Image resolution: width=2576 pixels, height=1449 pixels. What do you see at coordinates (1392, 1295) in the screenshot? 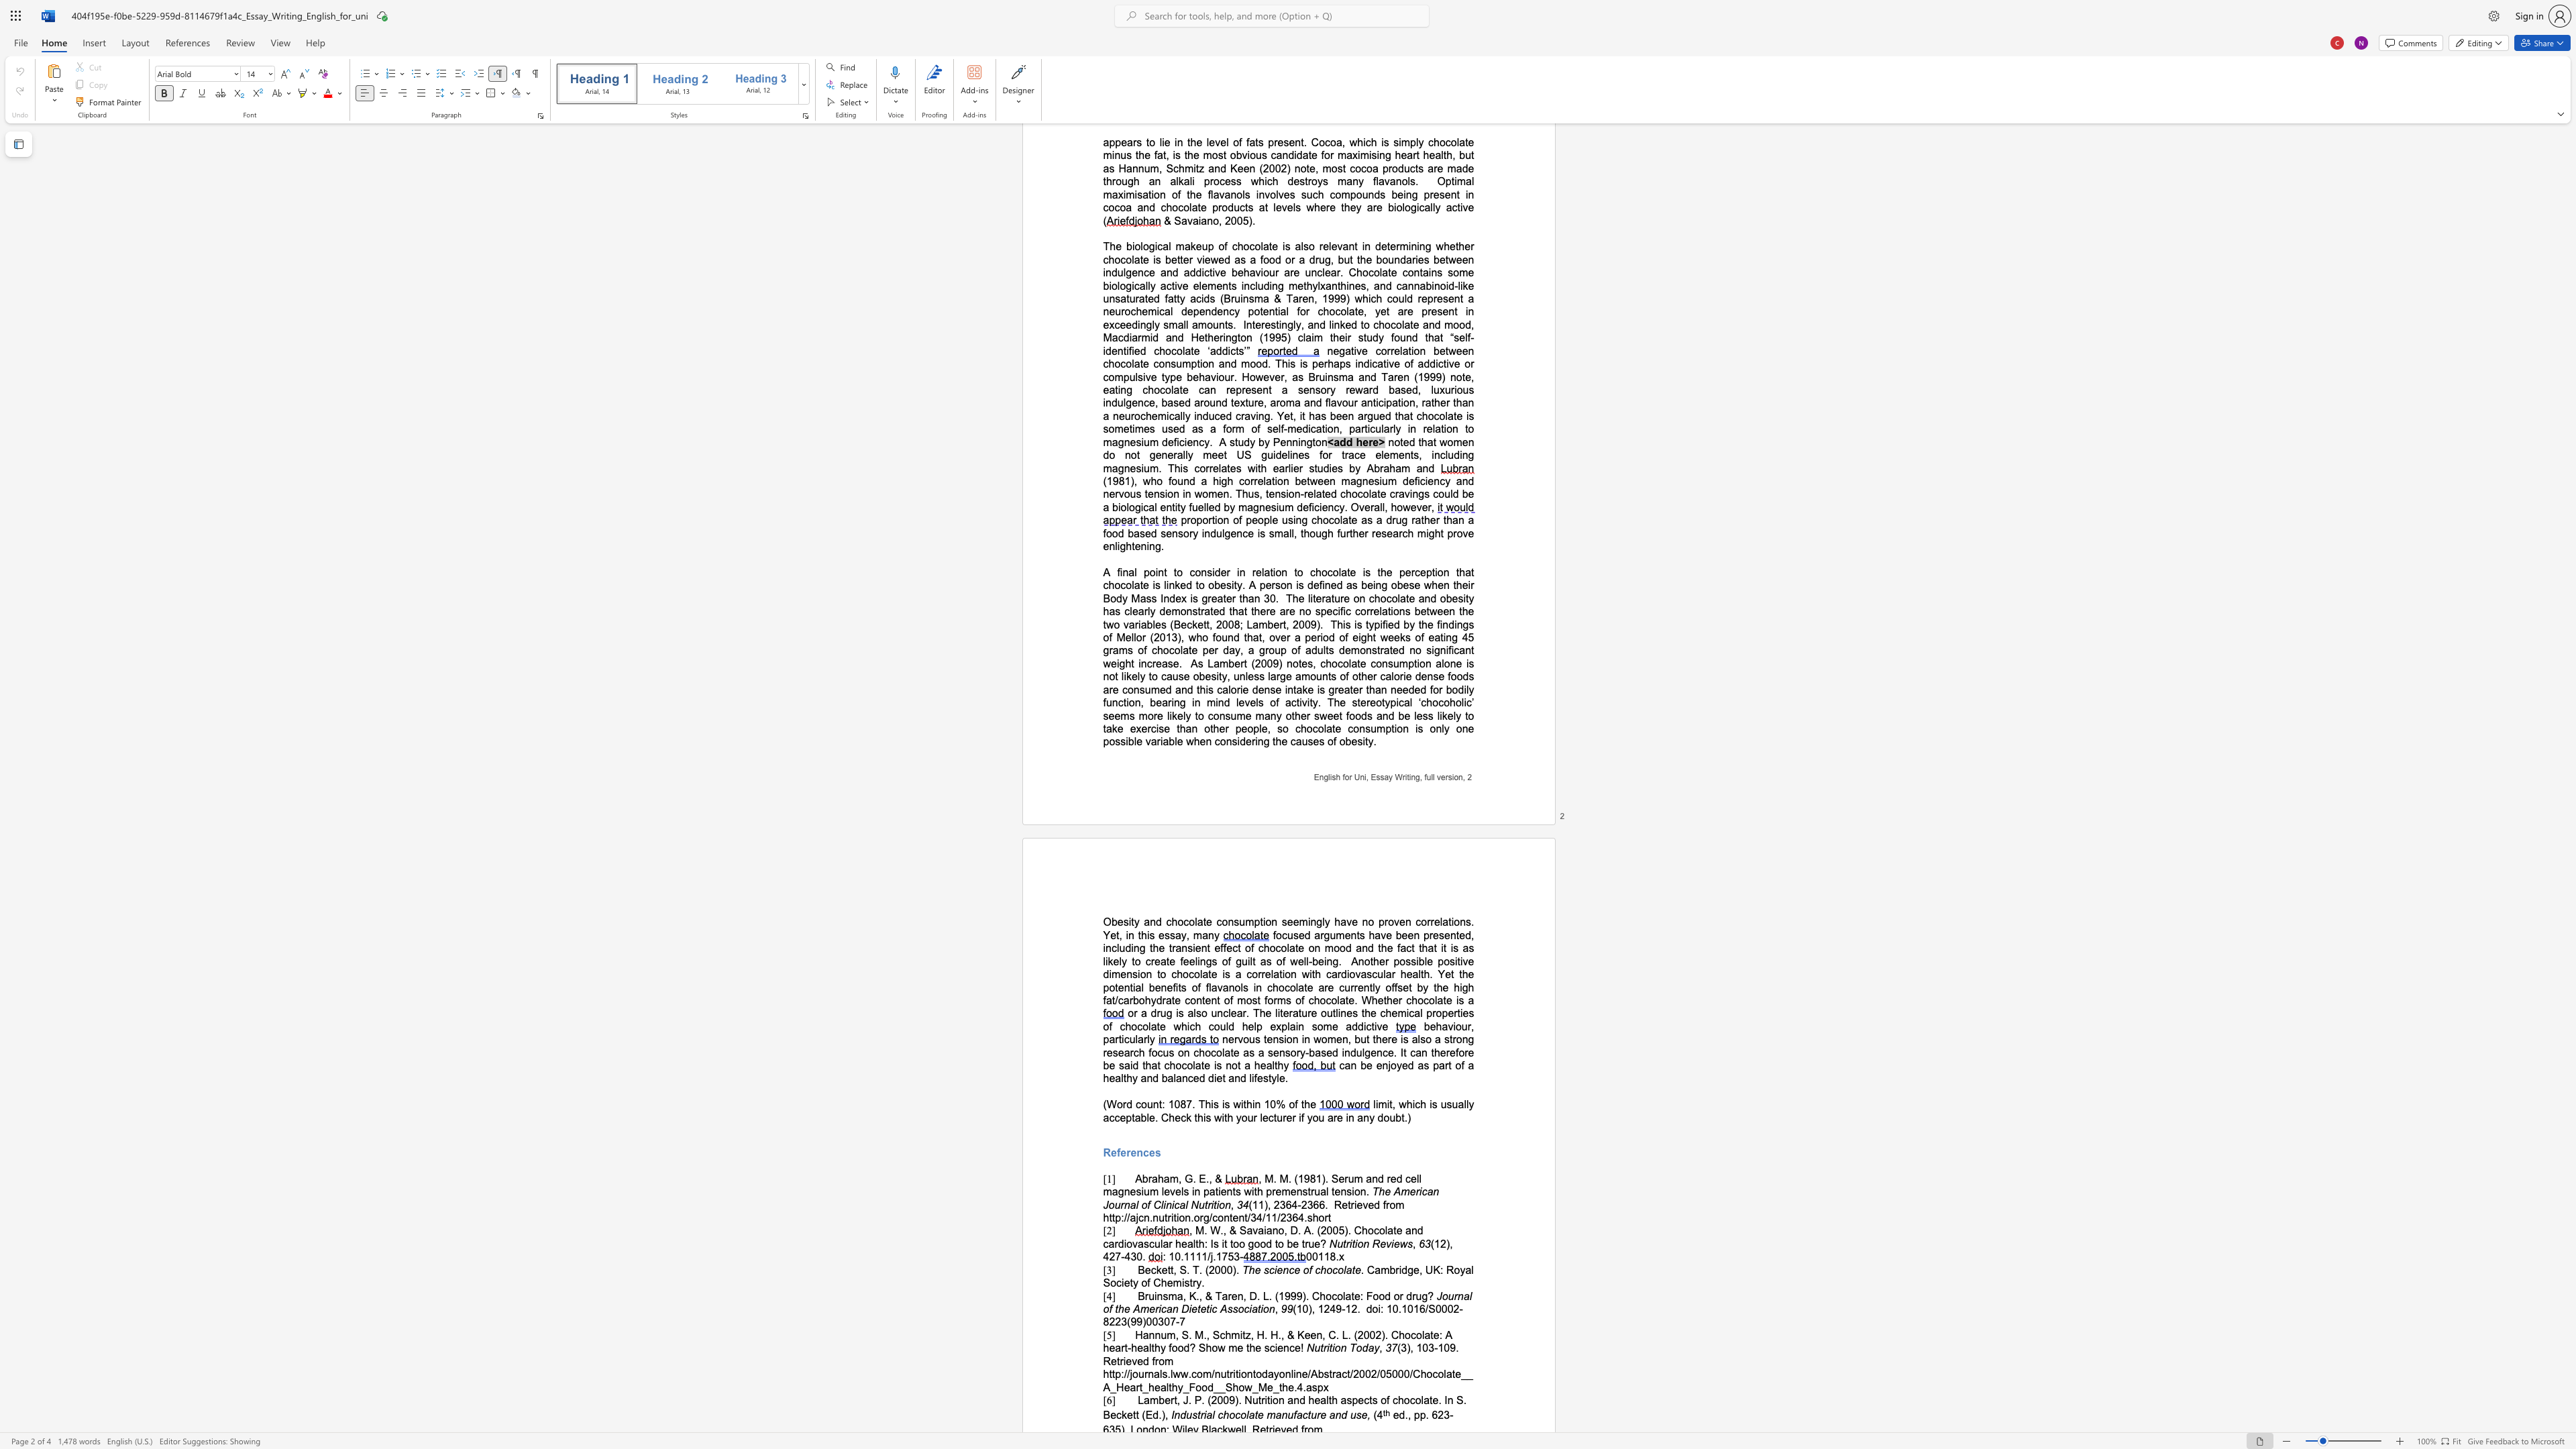
I see `the subset text "or drug" within the text "Bruinsma, K., & Taren, D. L. (1999). Chocolate: Food or drug?"` at bounding box center [1392, 1295].